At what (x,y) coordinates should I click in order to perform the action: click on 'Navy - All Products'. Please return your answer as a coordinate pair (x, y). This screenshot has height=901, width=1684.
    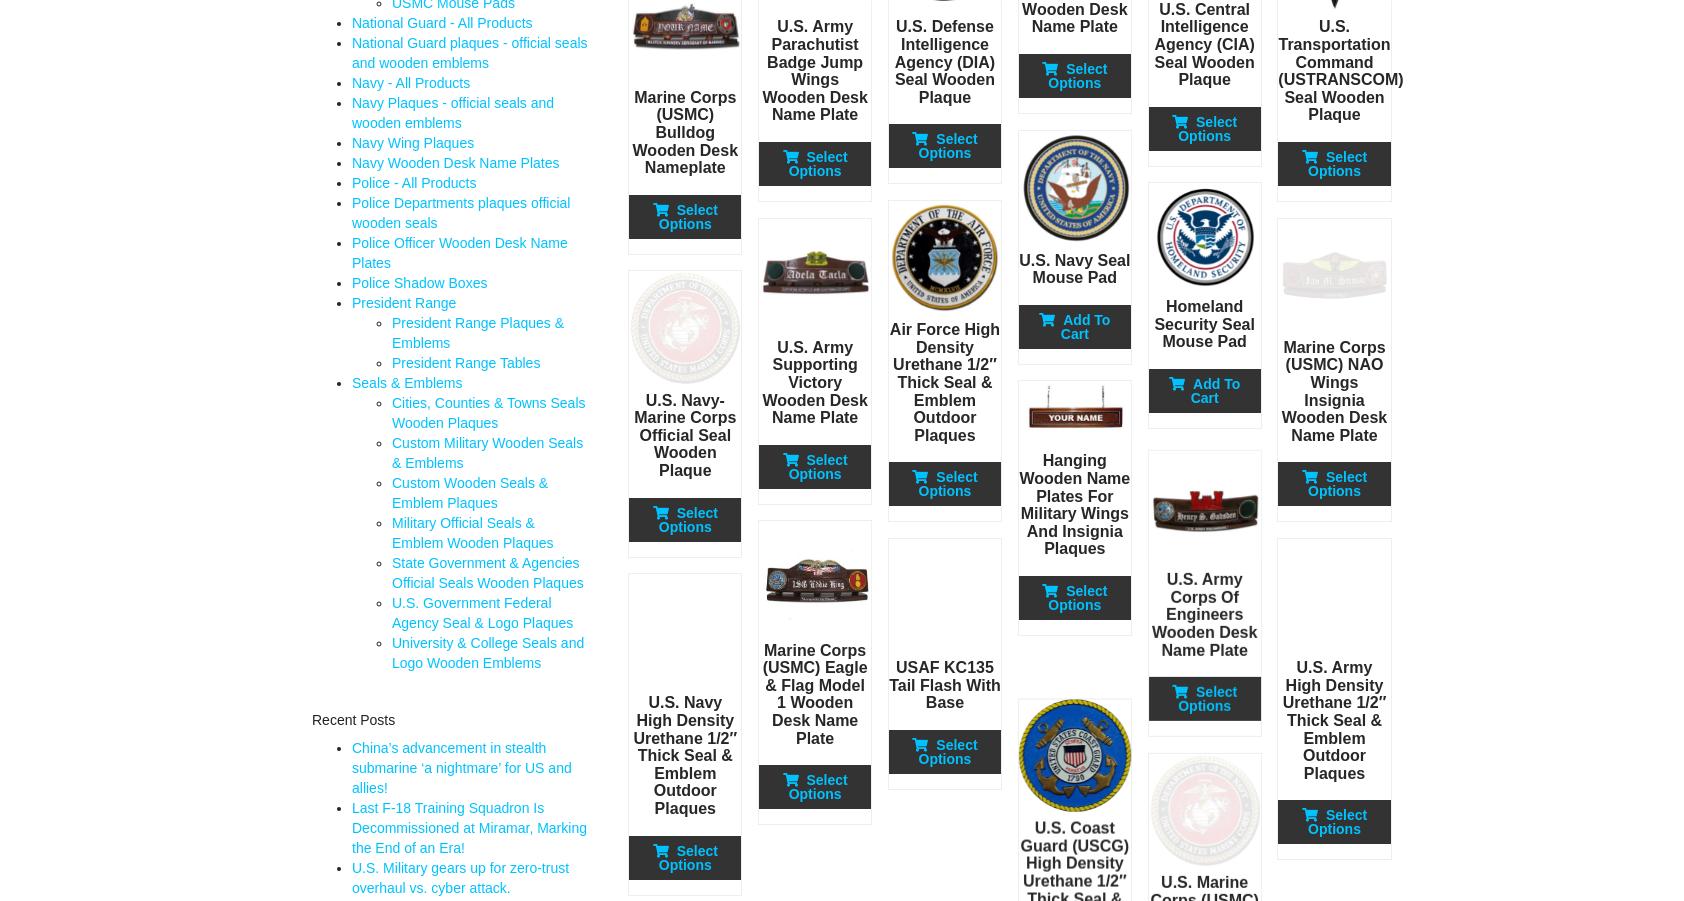
    Looking at the image, I should click on (411, 81).